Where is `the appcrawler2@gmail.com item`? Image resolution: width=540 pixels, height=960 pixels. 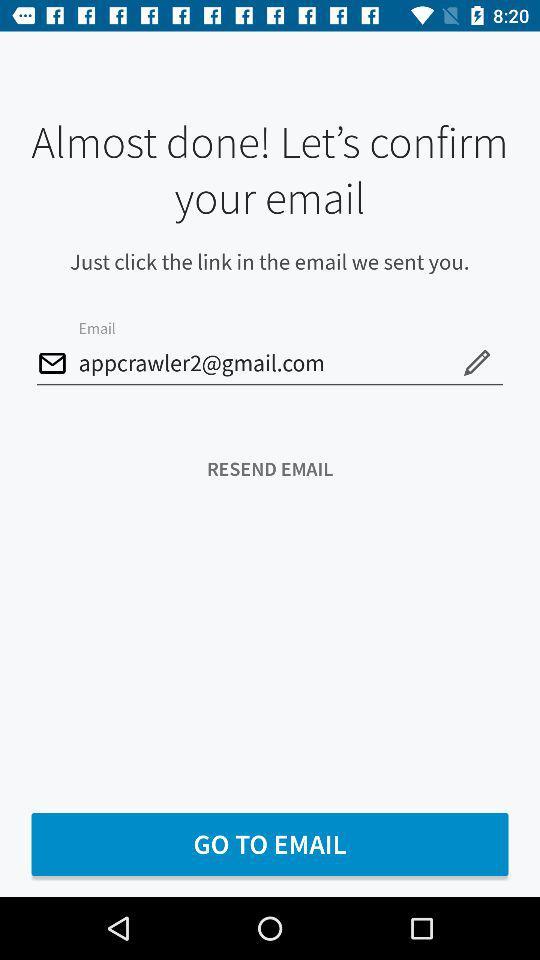
the appcrawler2@gmail.com item is located at coordinates (270, 363).